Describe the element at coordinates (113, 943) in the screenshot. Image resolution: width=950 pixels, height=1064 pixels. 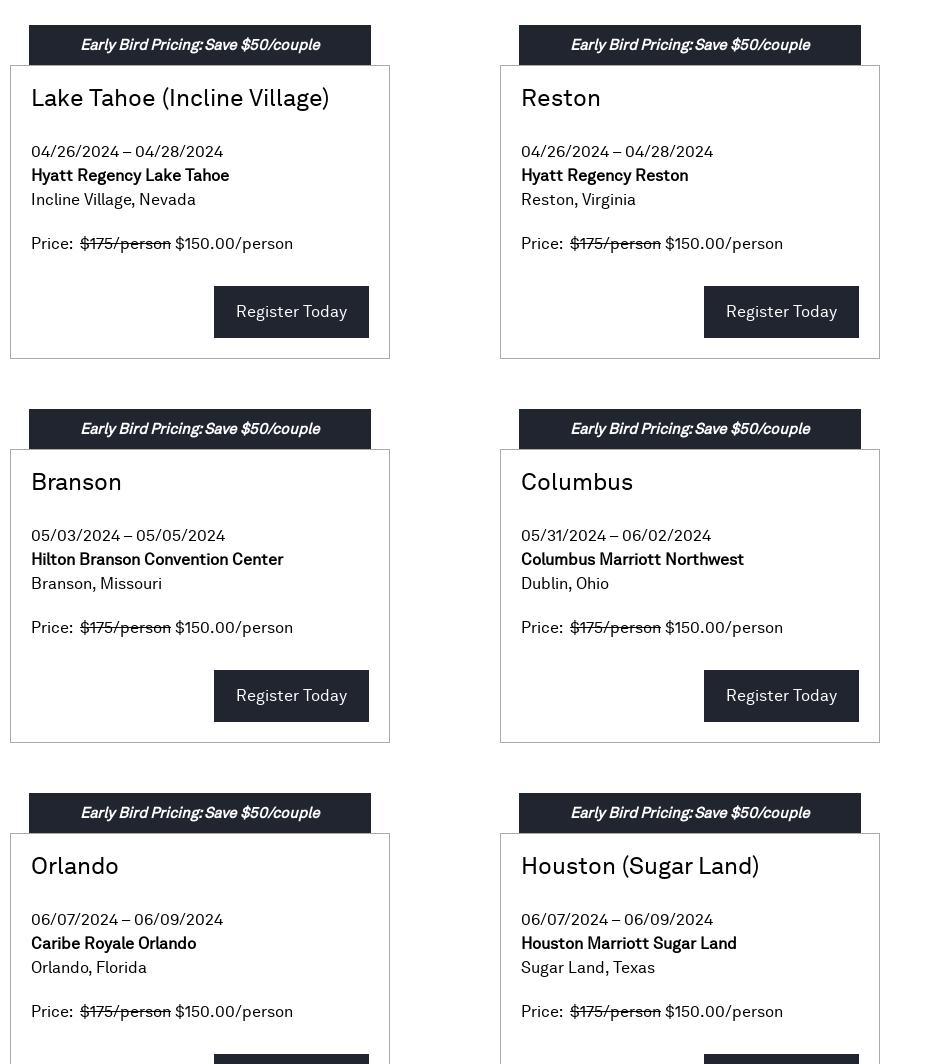
I see `'Caribe Royale Orlando'` at that location.